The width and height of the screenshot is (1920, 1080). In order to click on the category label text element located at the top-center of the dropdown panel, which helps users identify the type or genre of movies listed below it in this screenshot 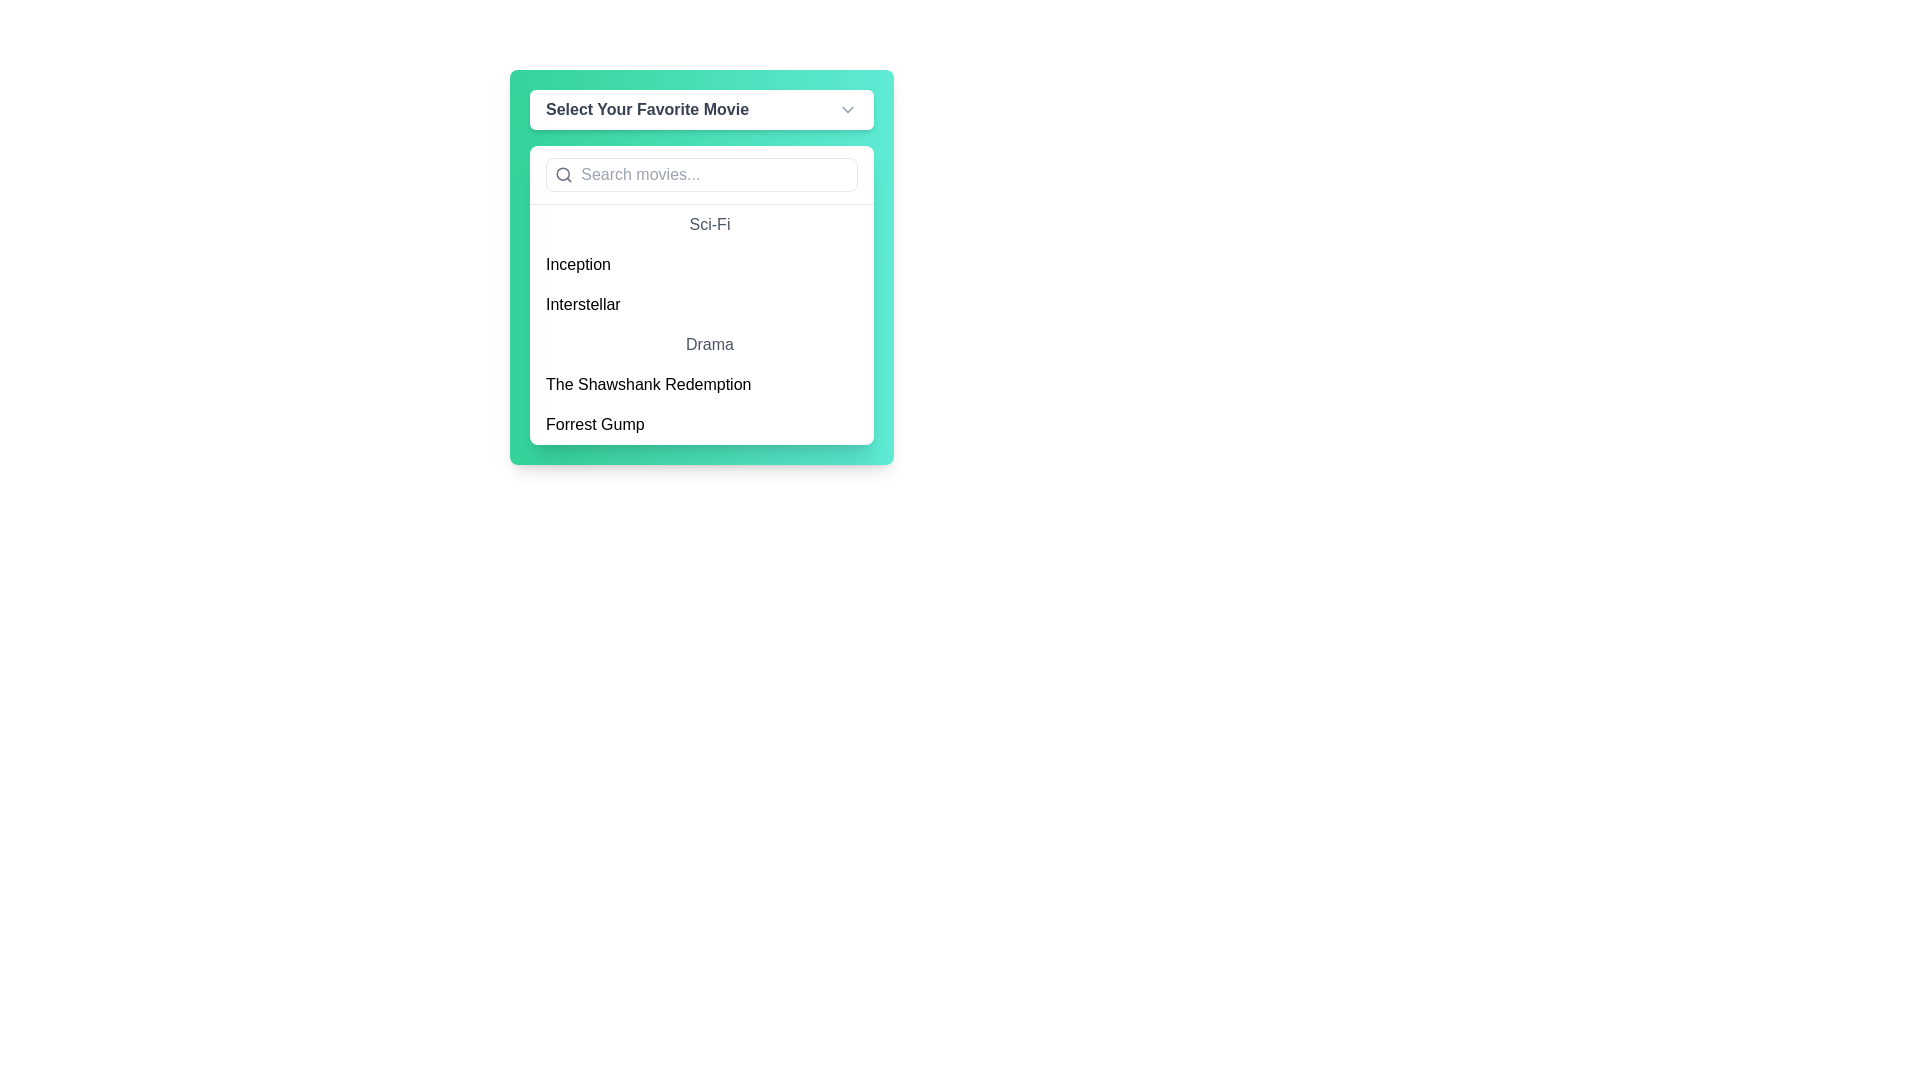, I will do `click(701, 343)`.